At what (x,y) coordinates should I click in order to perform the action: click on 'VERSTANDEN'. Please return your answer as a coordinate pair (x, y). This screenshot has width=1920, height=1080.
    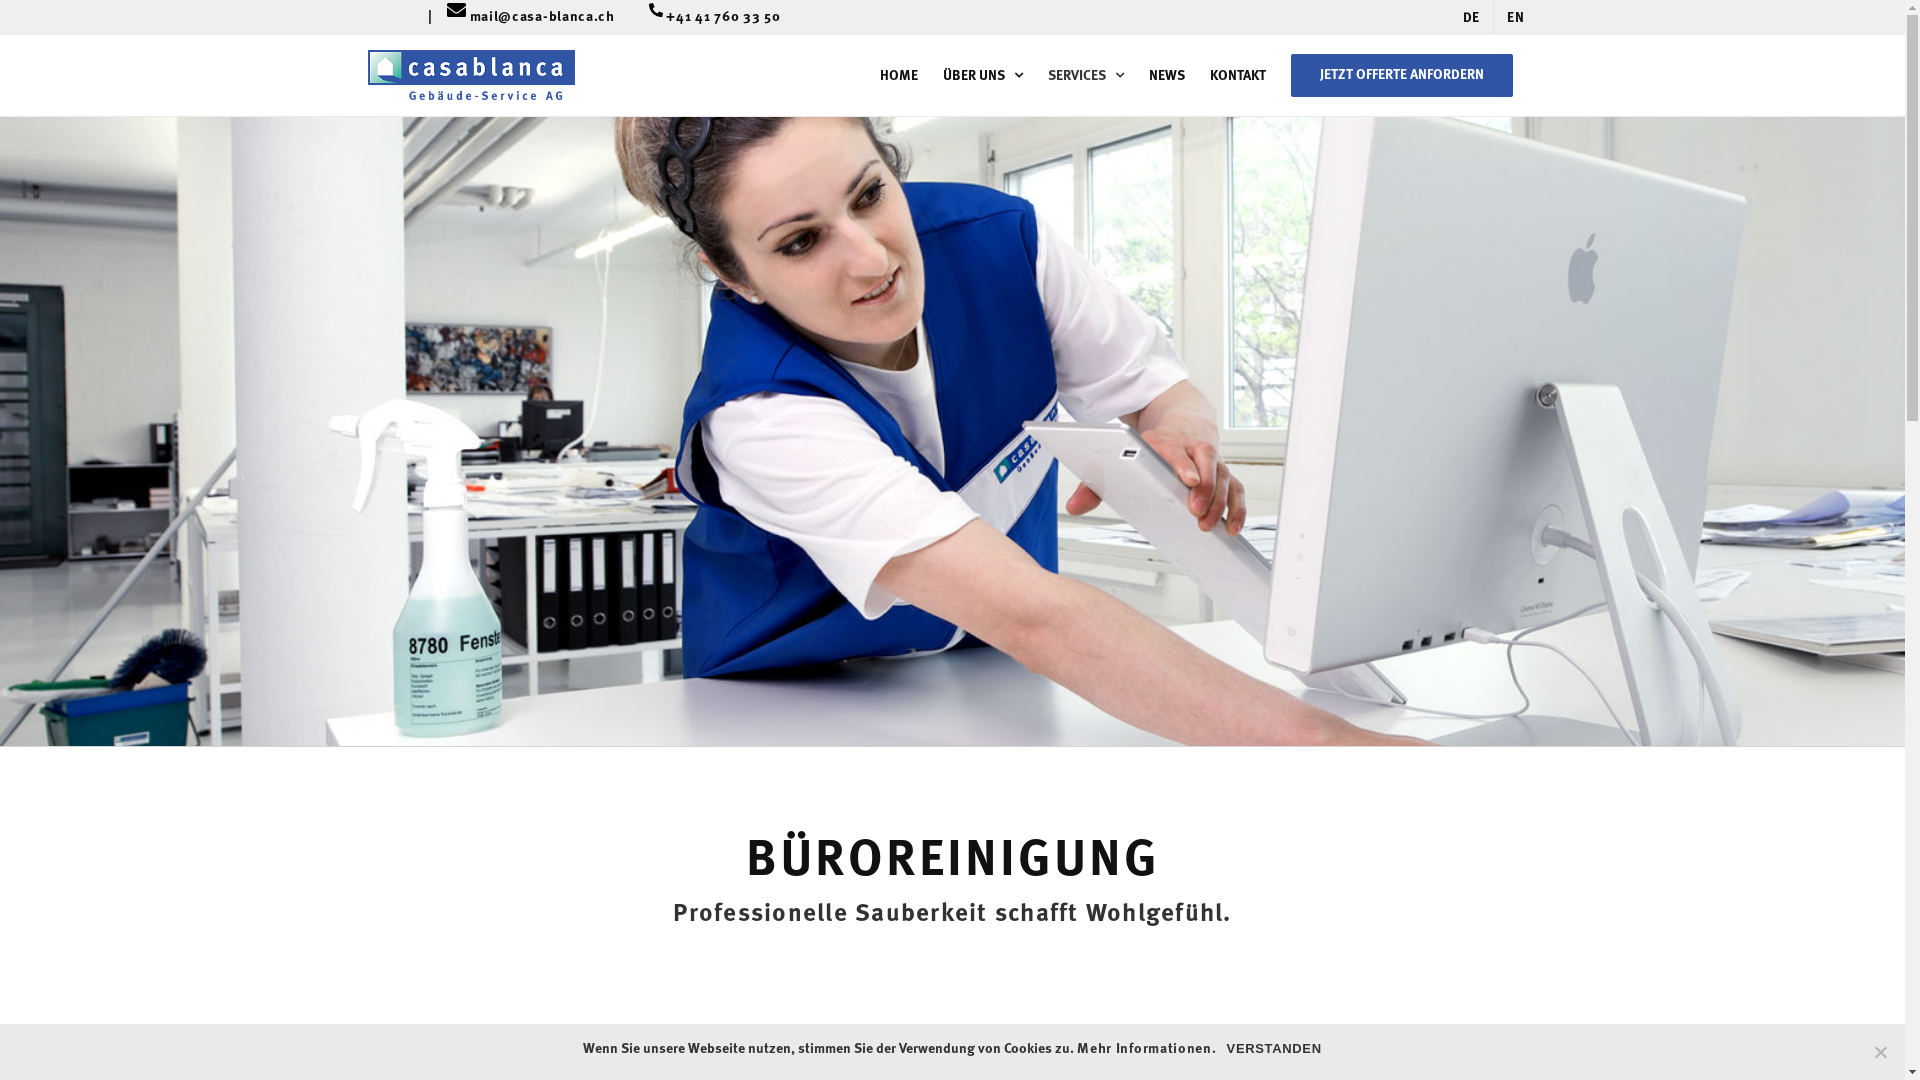
    Looking at the image, I should click on (1273, 1048).